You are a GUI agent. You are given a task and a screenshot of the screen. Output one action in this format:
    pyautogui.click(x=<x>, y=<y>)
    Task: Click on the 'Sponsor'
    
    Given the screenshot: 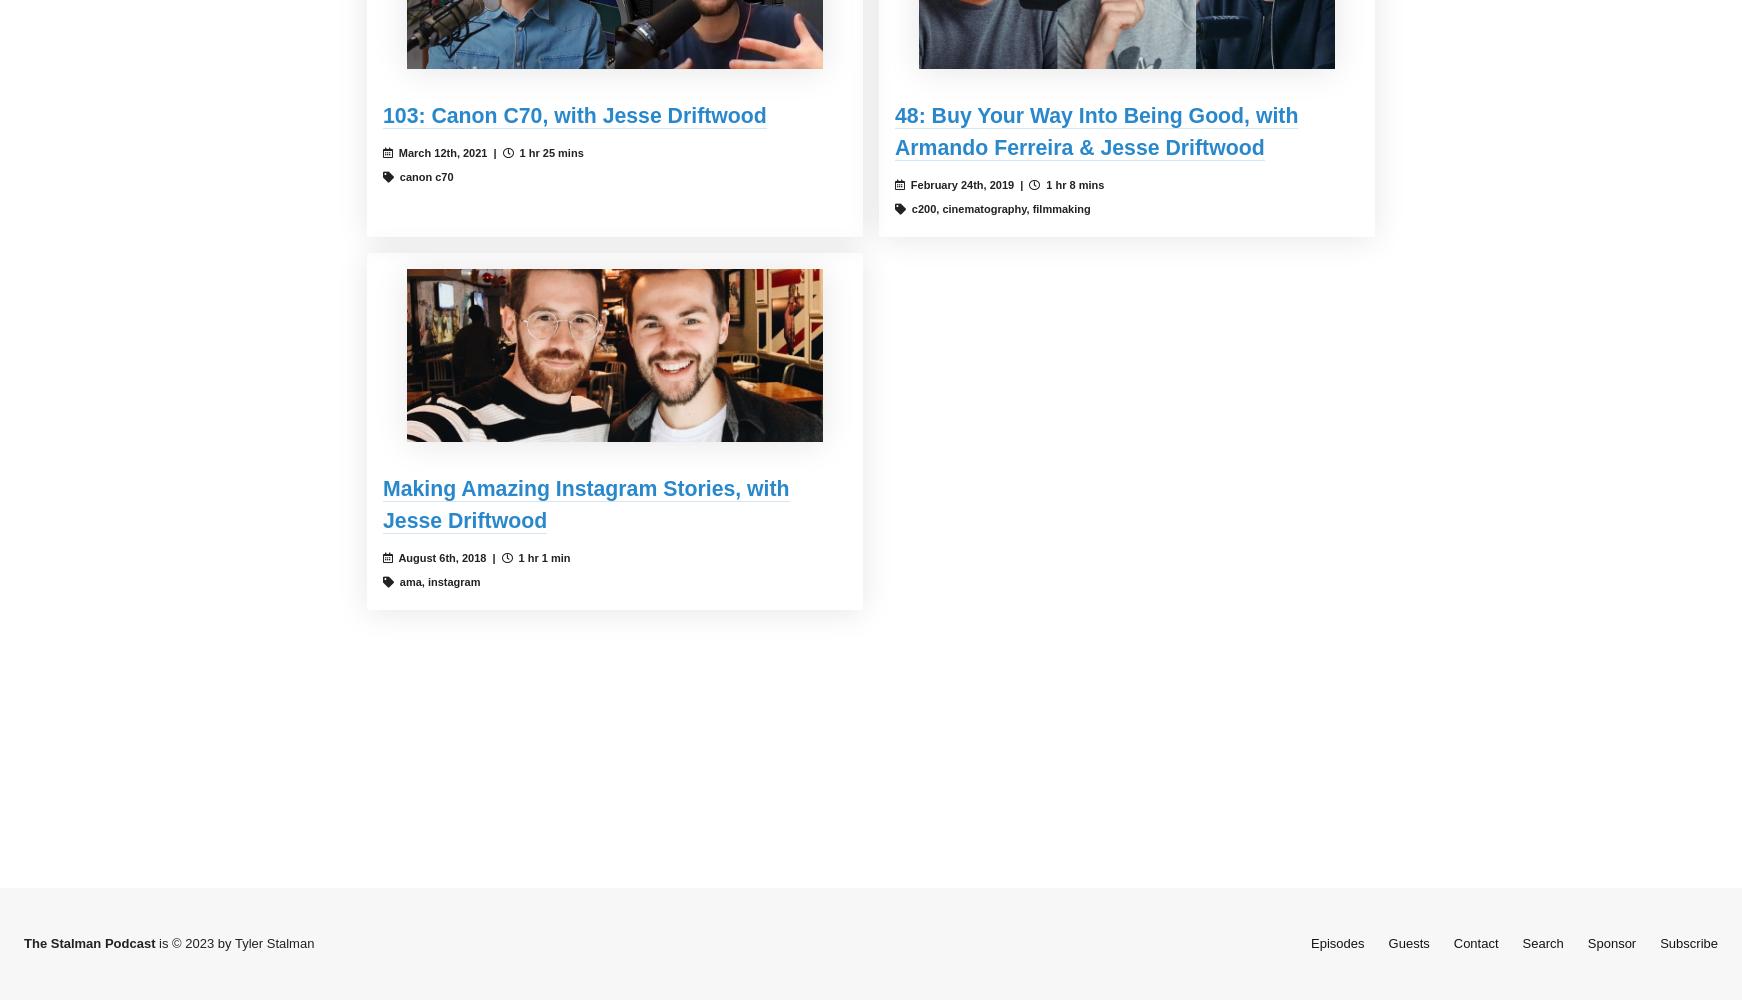 What is the action you would take?
    pyautogui.click(x=1611, y=942)
    